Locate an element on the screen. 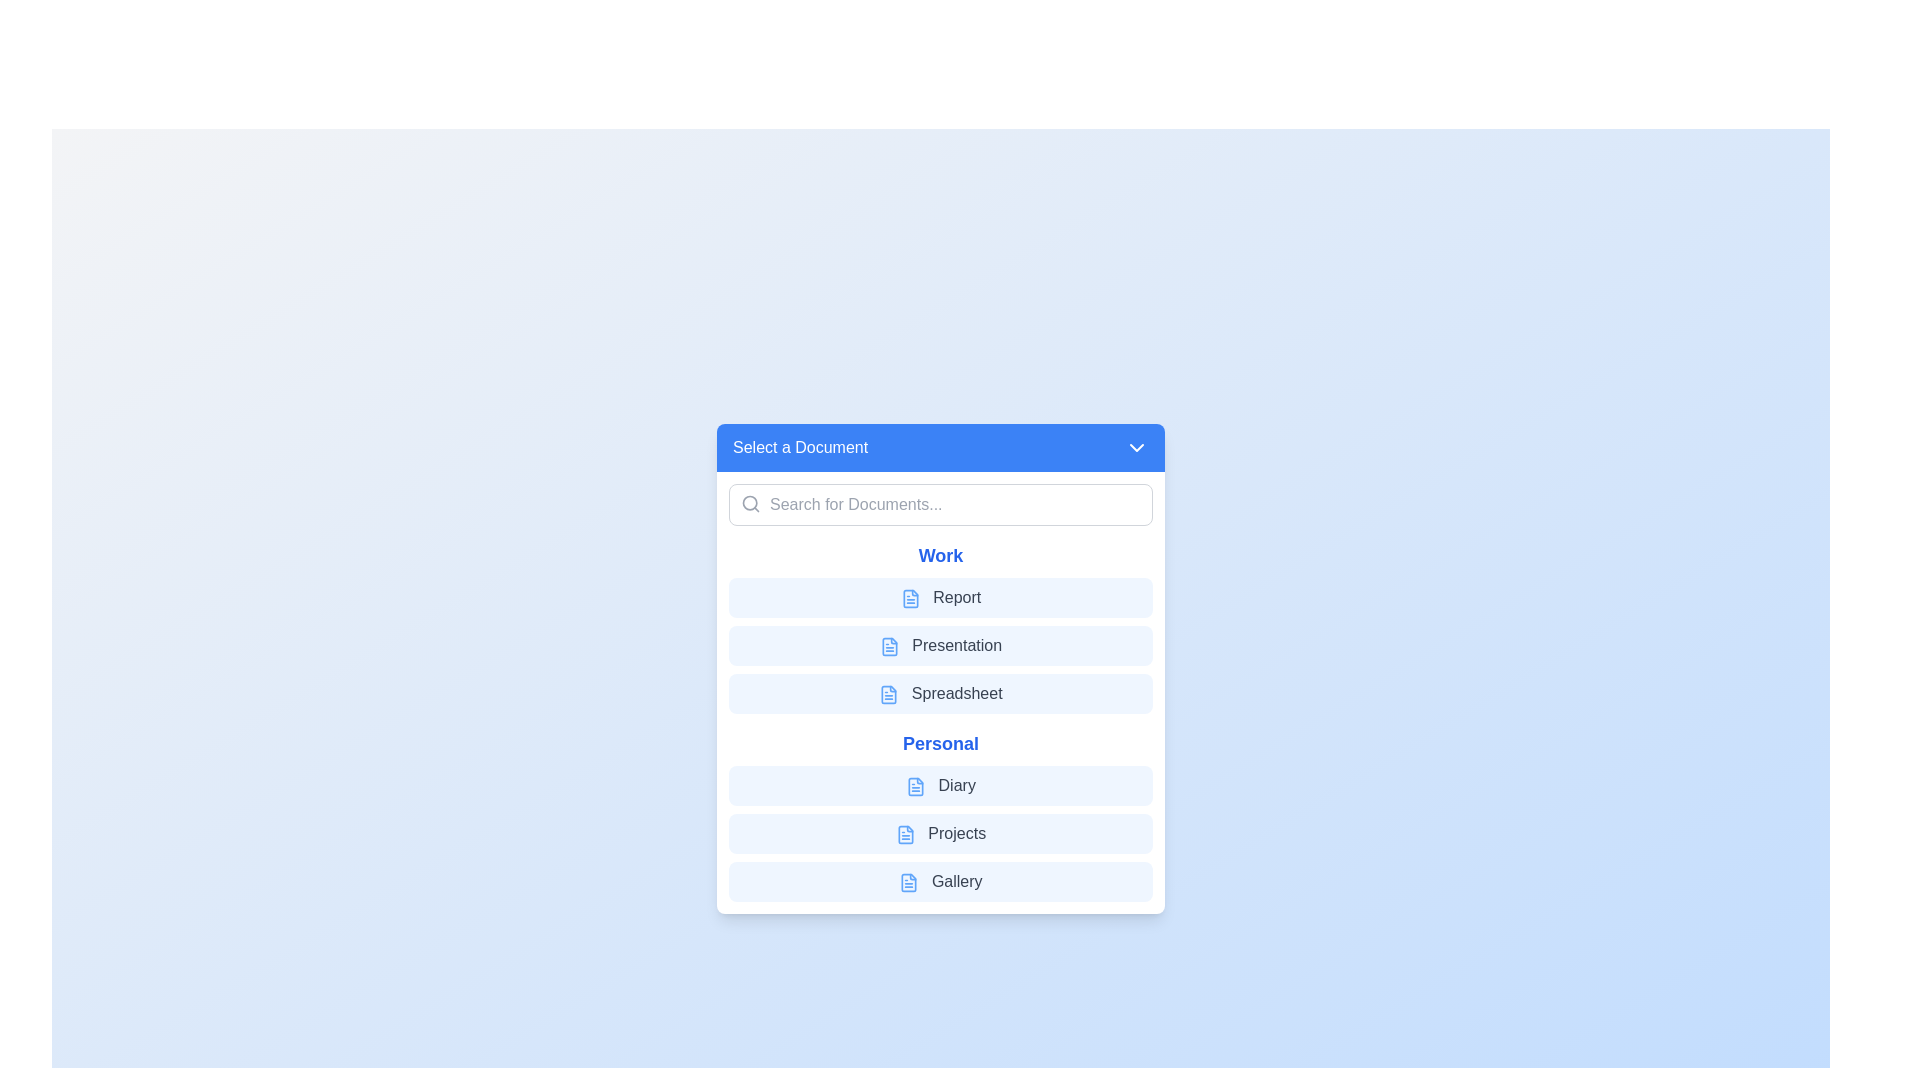  the document icon, which is blue and located to the left of the 'Spreadsheet' label in the 'Work' section of the document selection menu is located at coordinates (888, 693).